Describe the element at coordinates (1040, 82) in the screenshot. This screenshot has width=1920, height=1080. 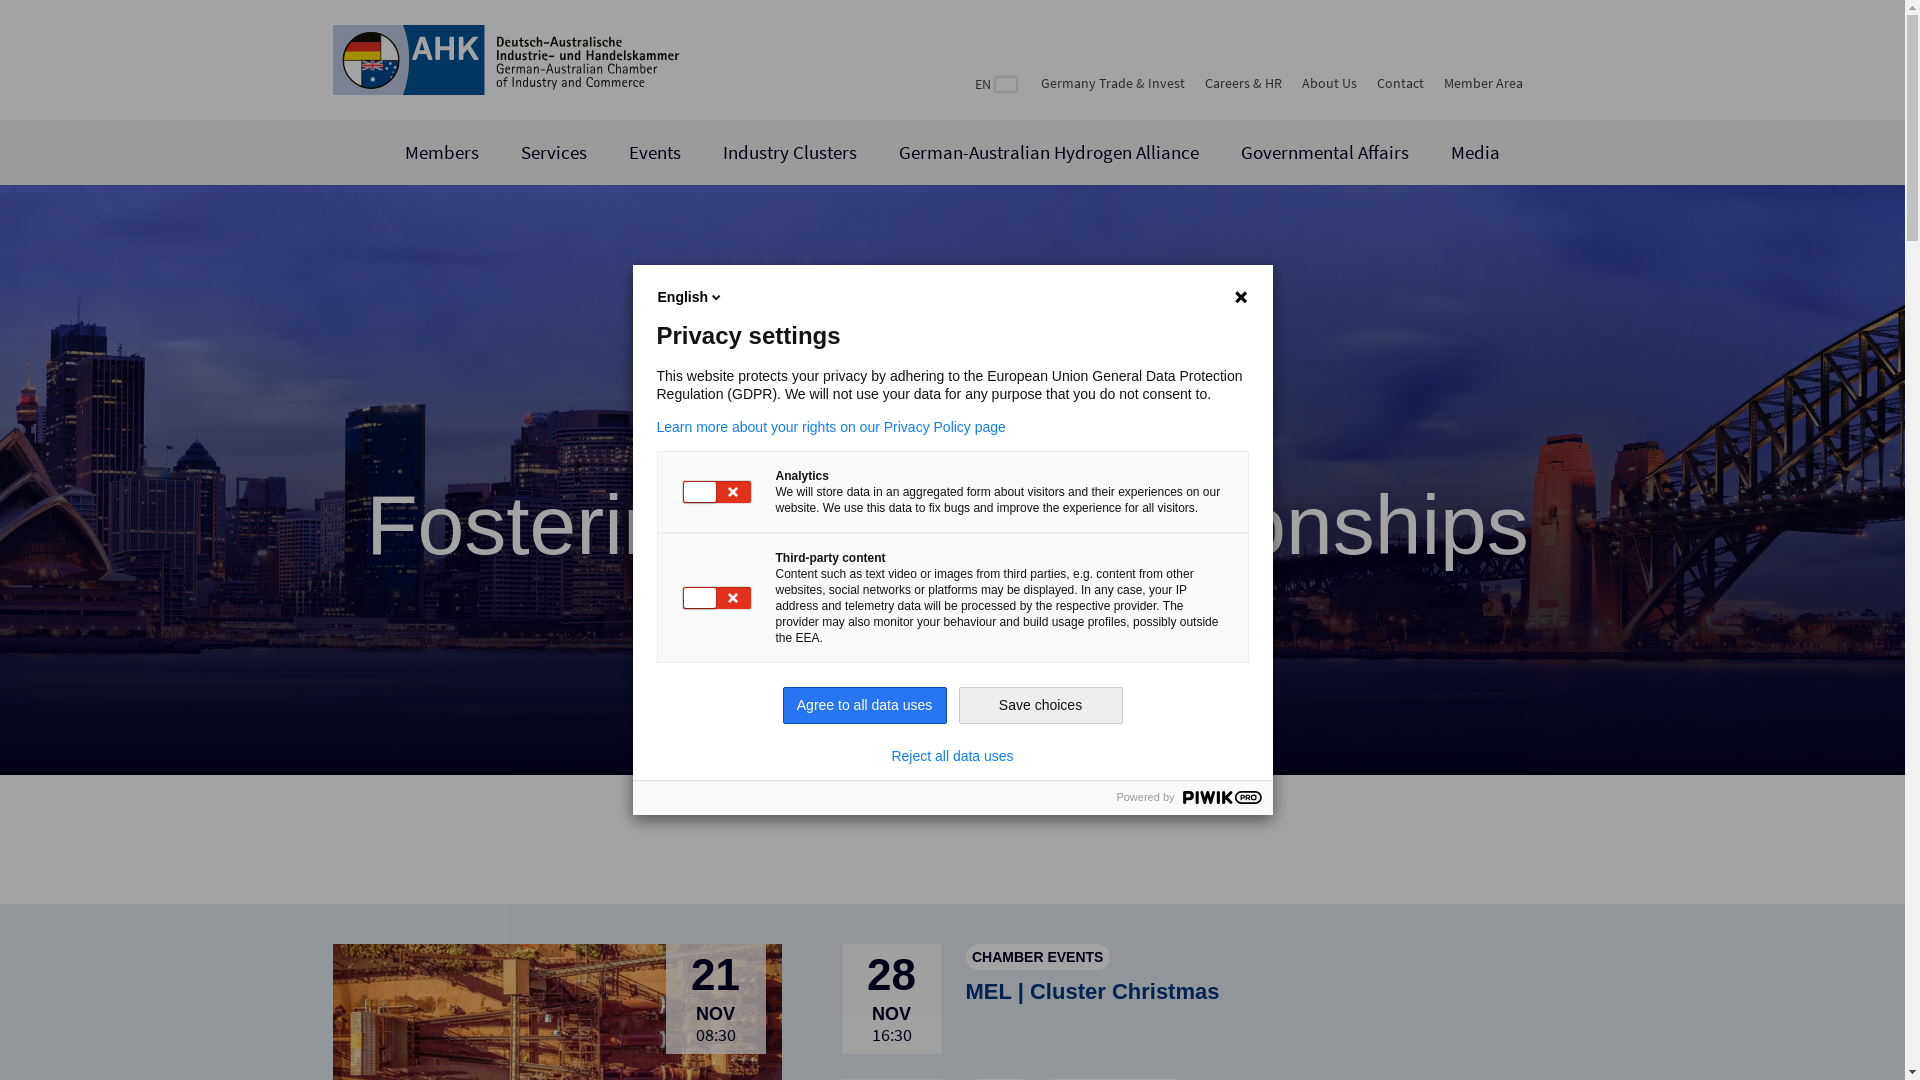
I see `'Germany Trade & Invest'` at that location.